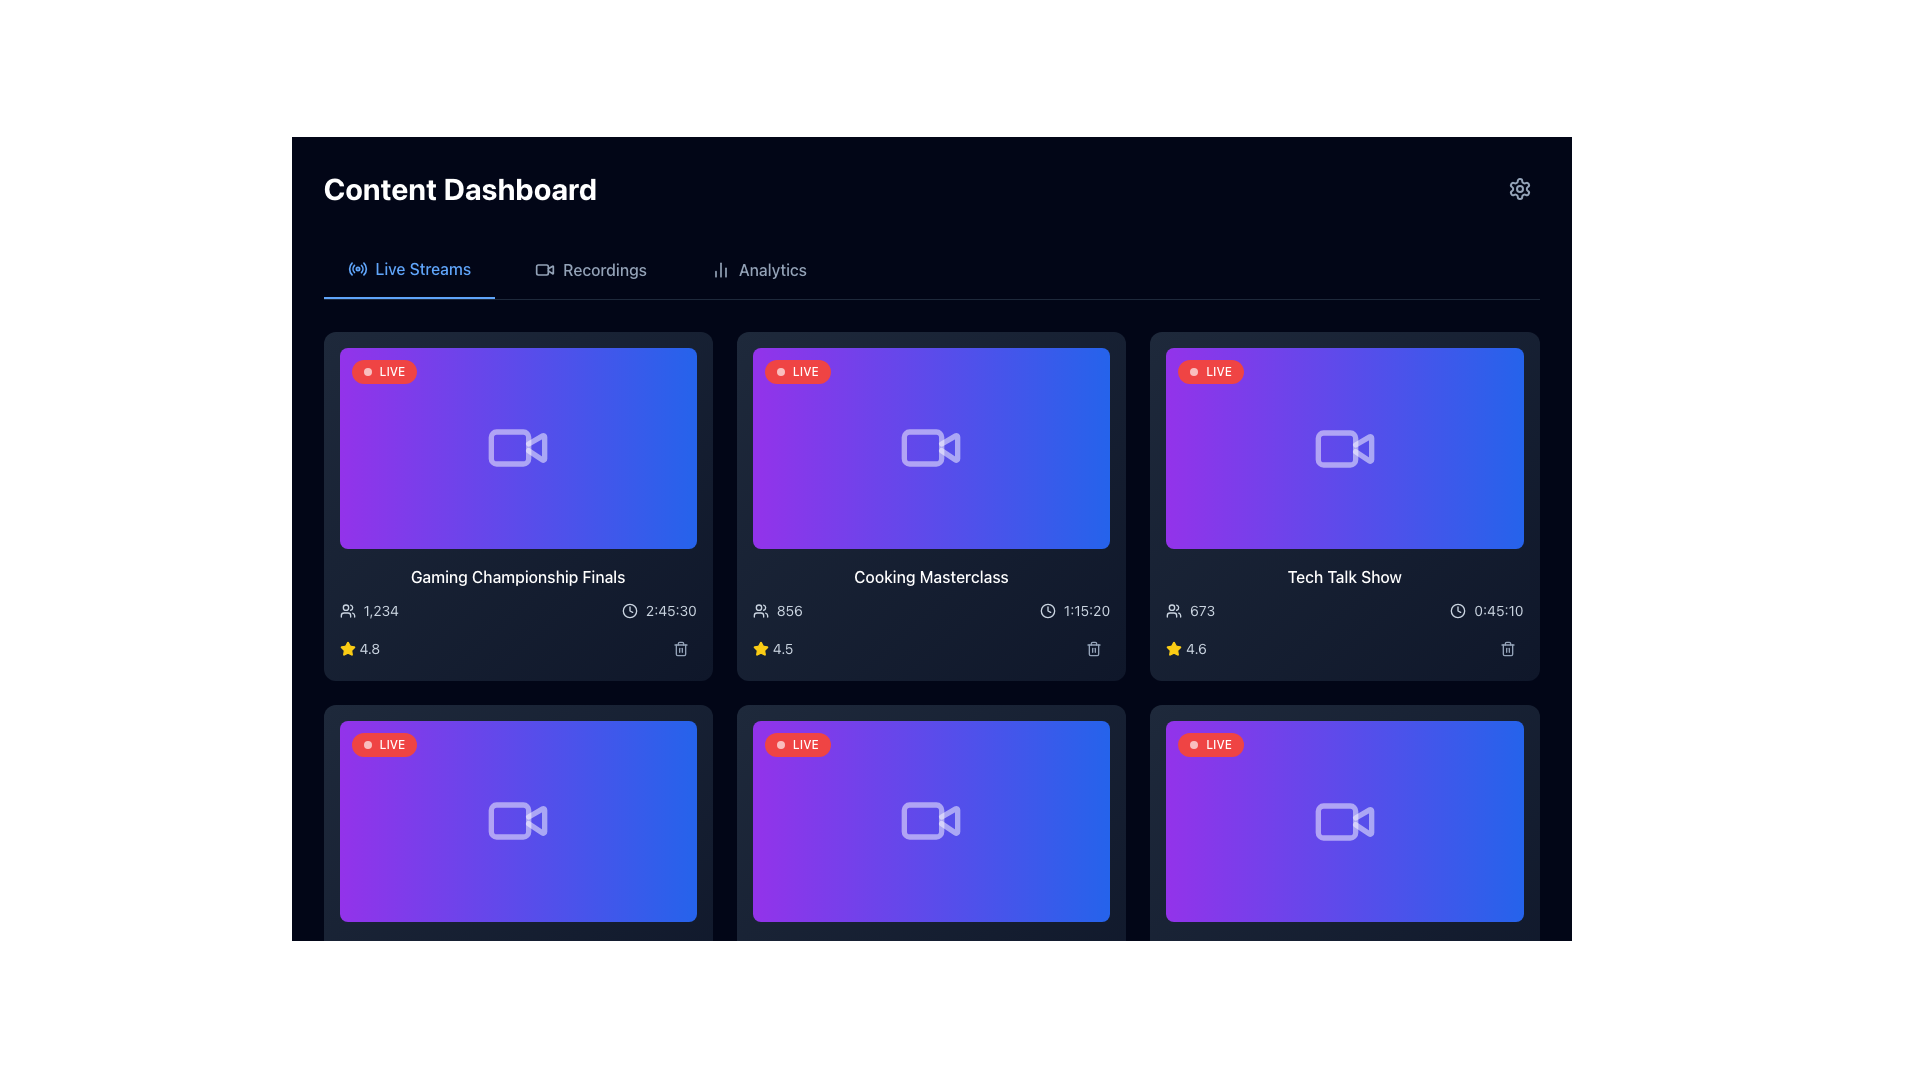  What do you see at coordinates (1336, 821) in the screenshot?
I see `the rectangular body of the video camera icon in the 'Tech Talk Show' section located at the bottom right of the interface grid as a reference for content type` at bounding box center [1336, 821].